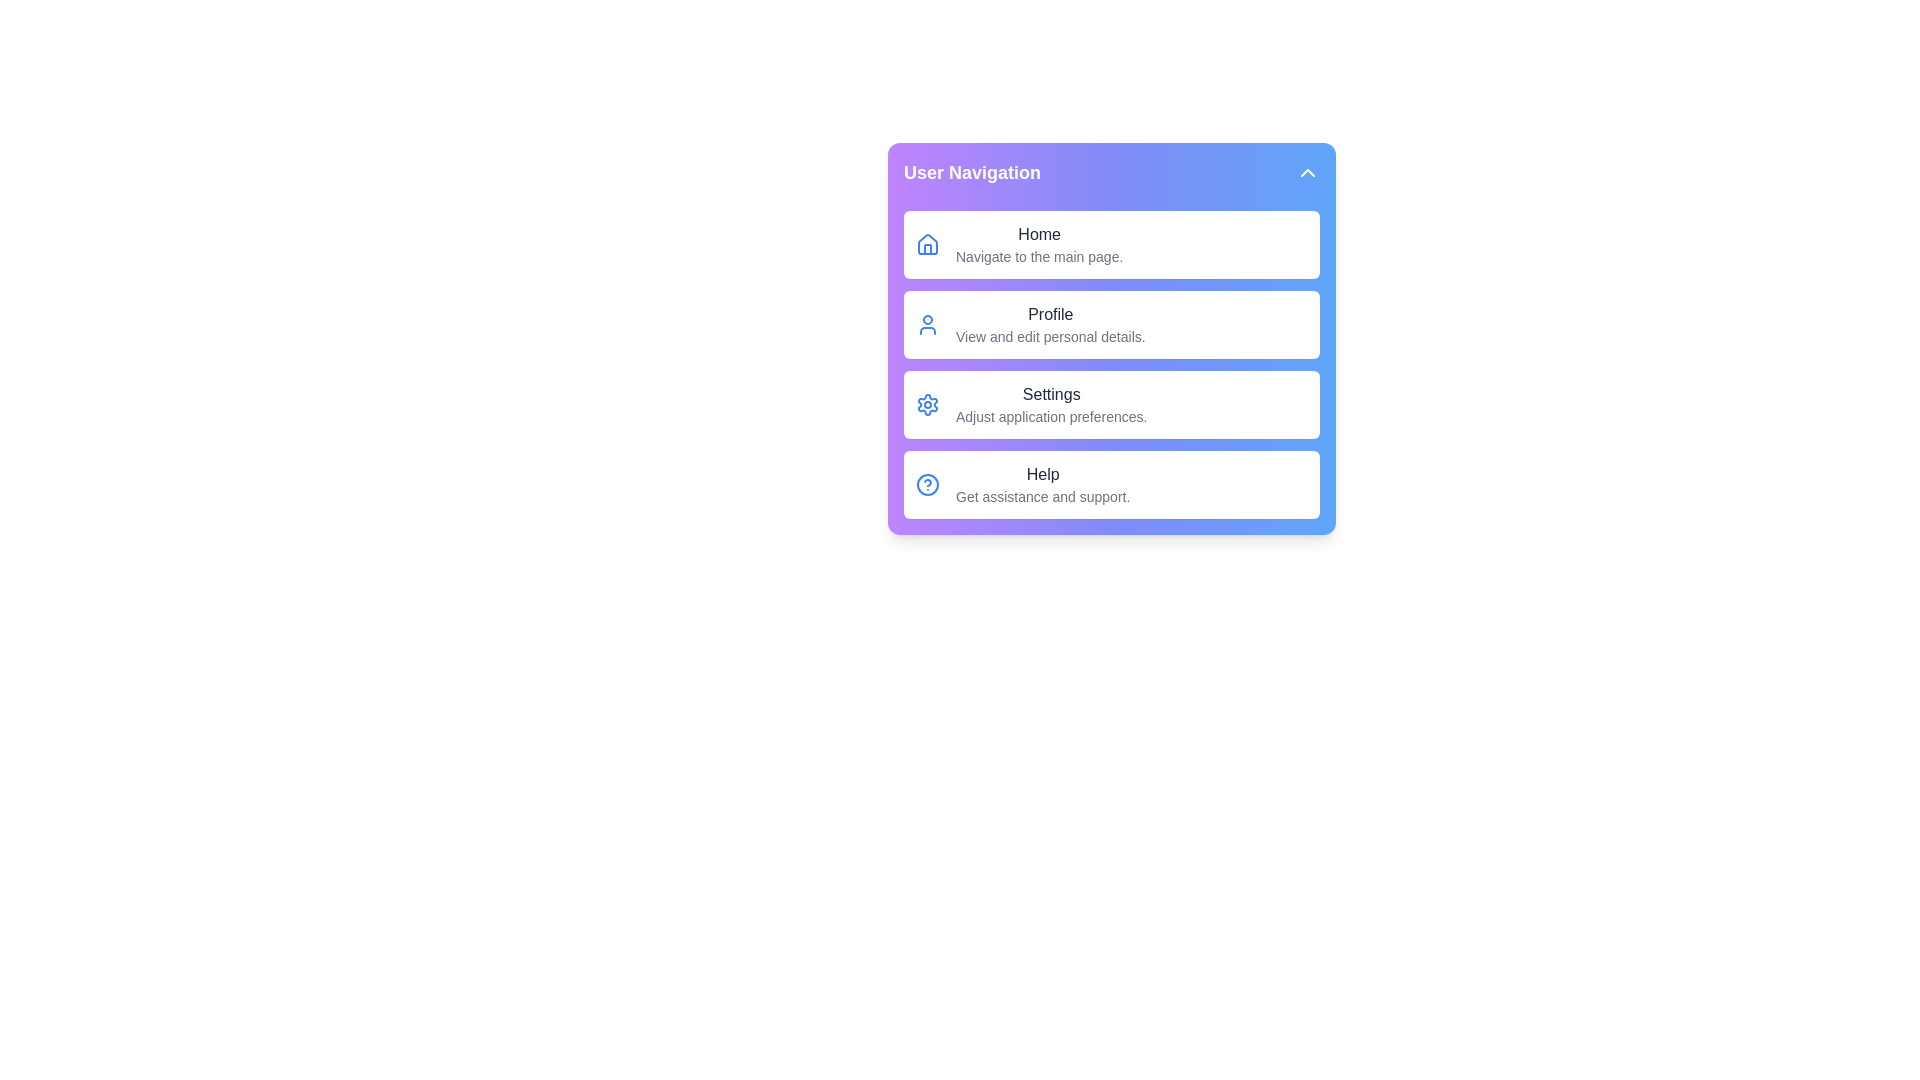 This screenshot has height=1080, width=1920. I want to click on the menu item Profile from the dropdown menu, so click(1111, 323).